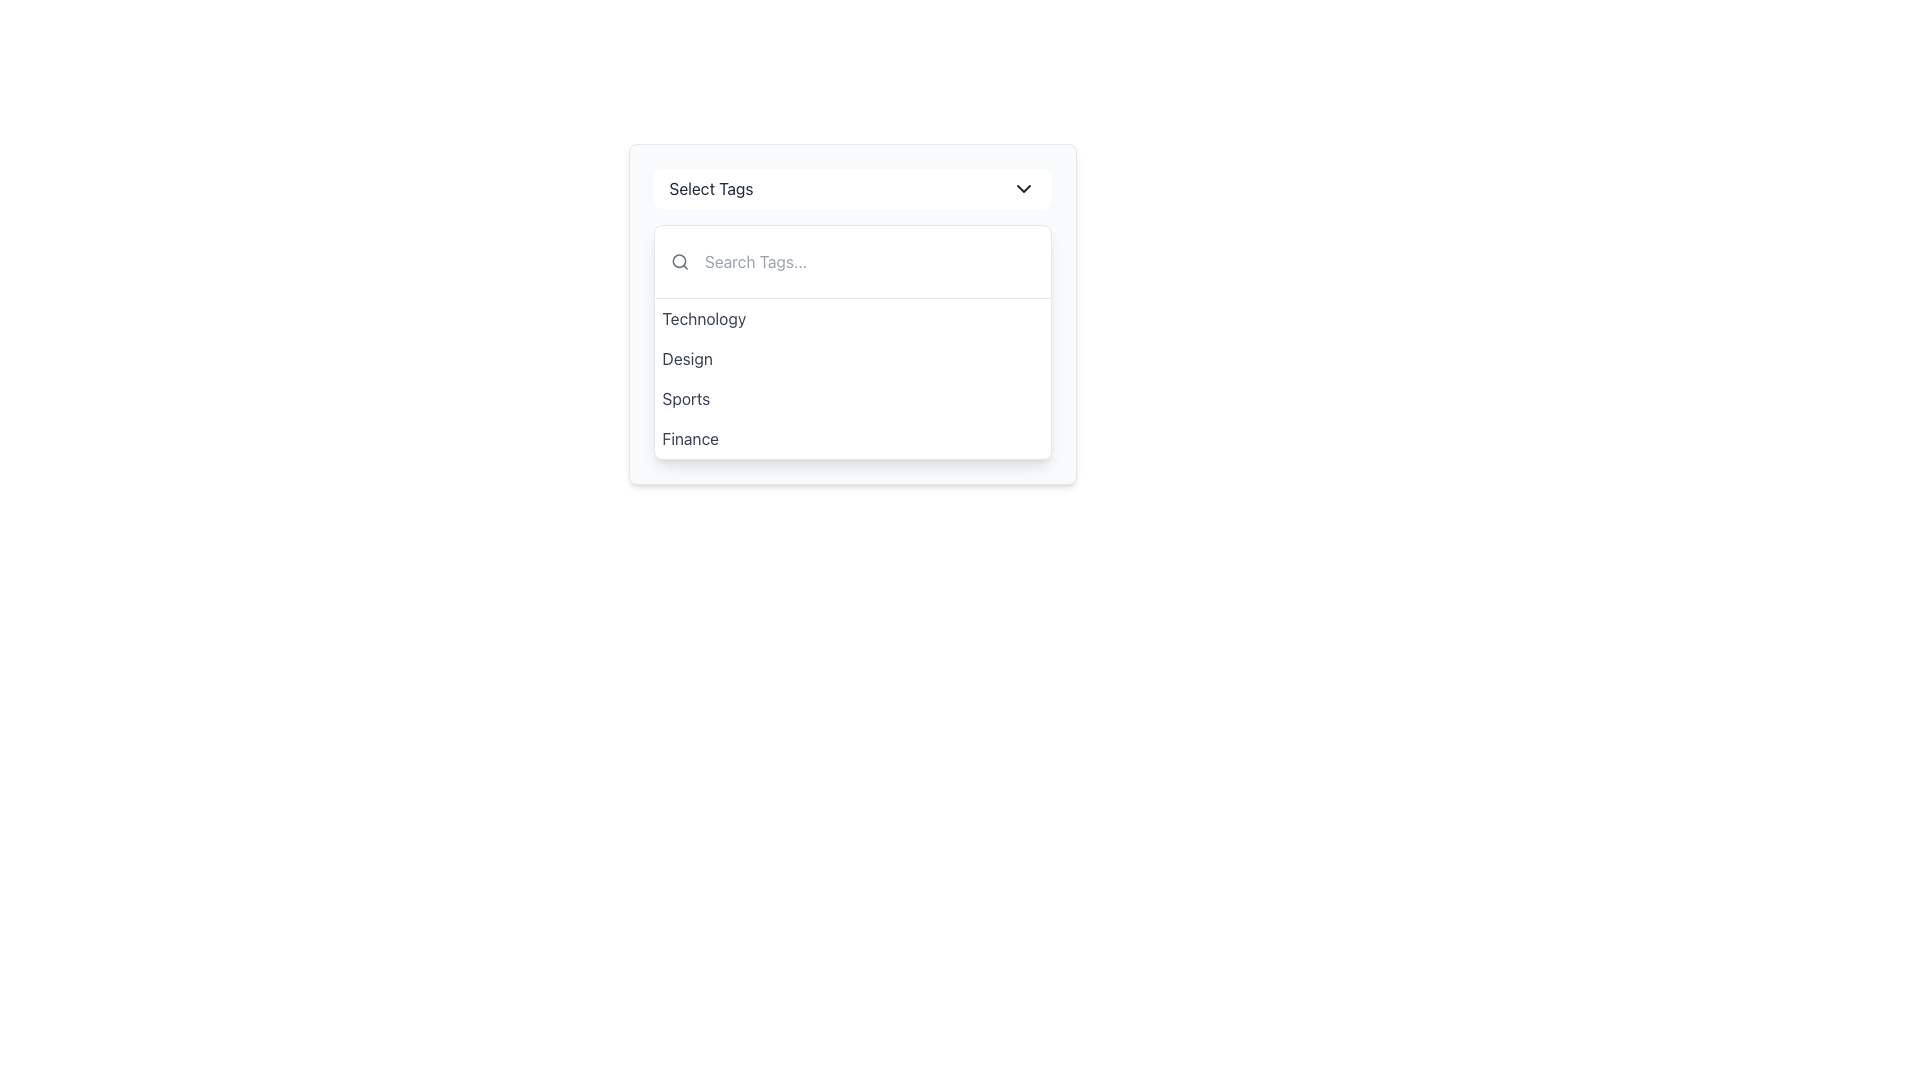  I want to click on the first option labeled 'Technology' in the dropdown menu 'Select Tags', so click(704, 318).